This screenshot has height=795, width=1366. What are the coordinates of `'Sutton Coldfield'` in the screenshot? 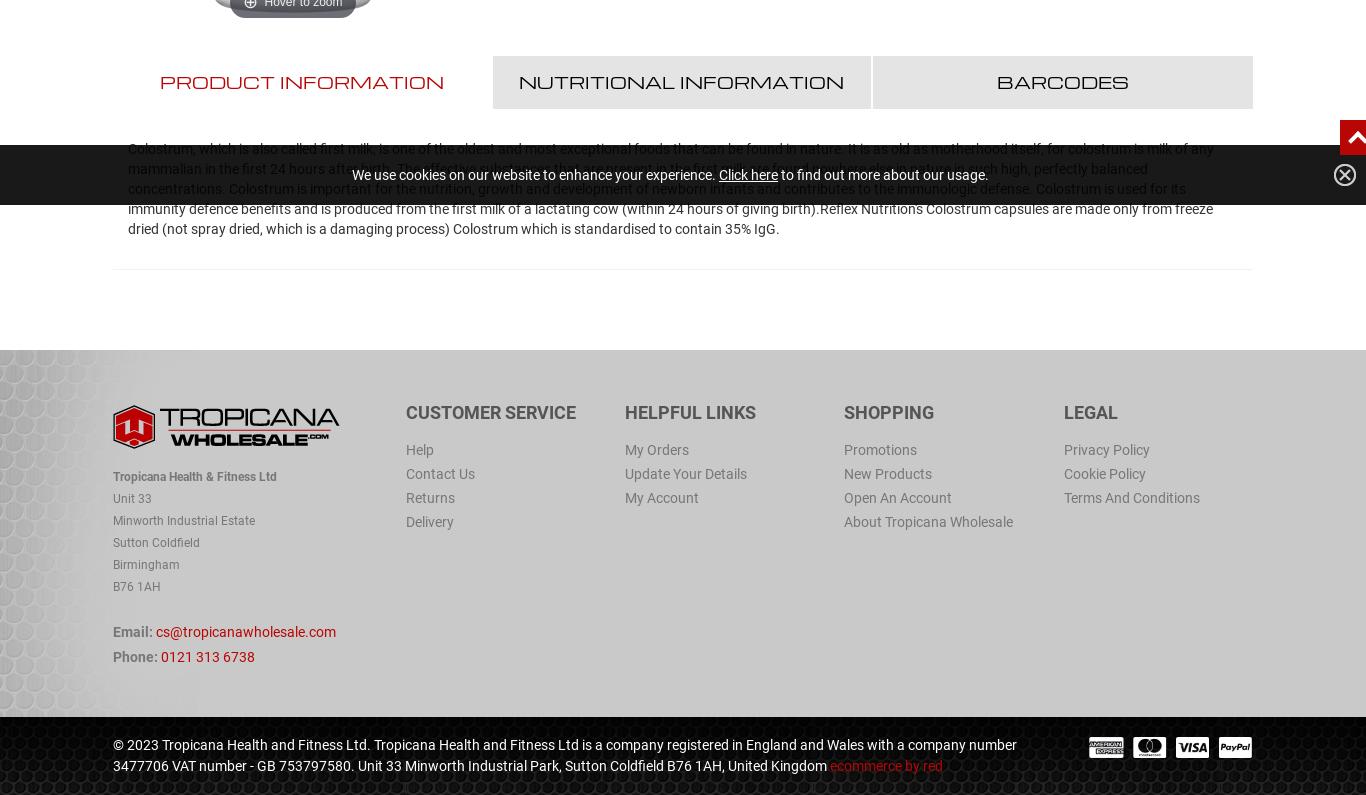 It's located at (155, 541).